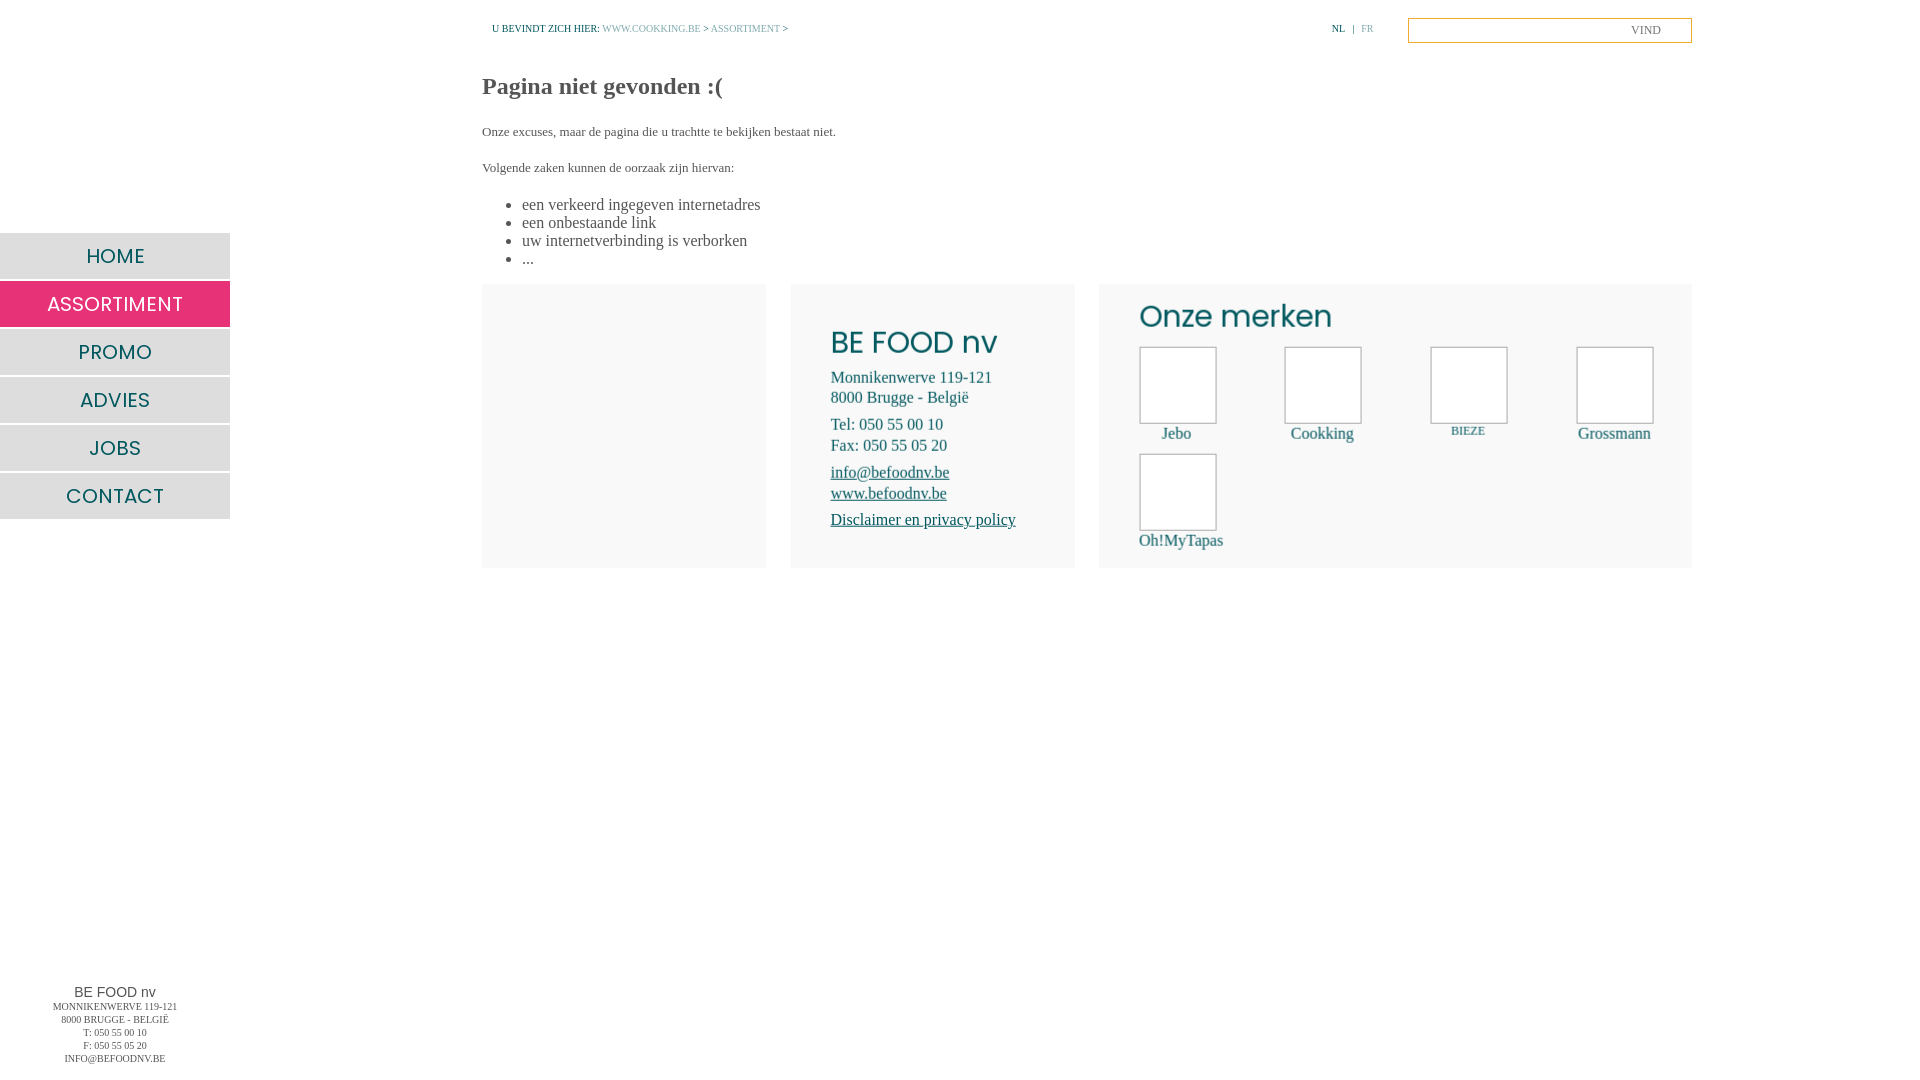  Describe the element at coordinates (114, 1057) in the screenshot. I see `'INFO@BEFOODNV.BE'` at that location.